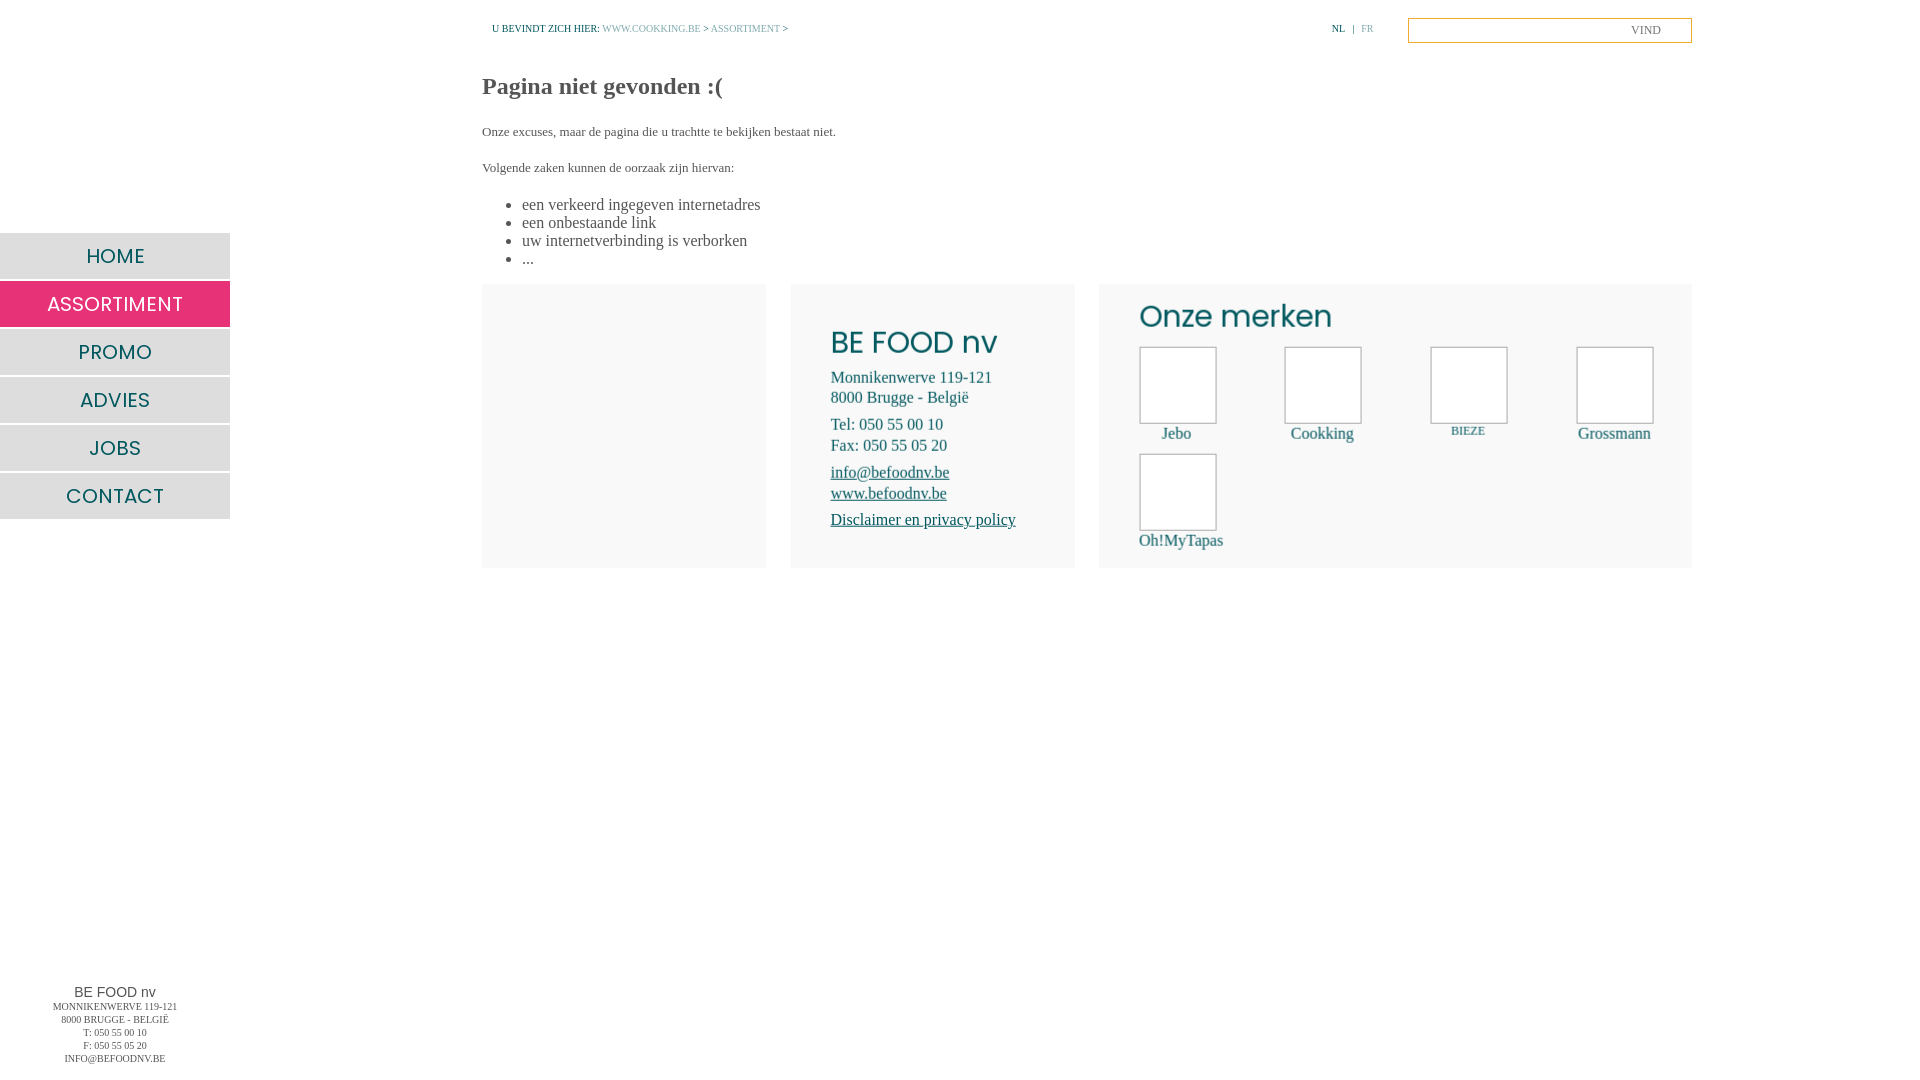  Describe the element at coordinates (114, 1057) in the screenshot. I see `'INFO@BEFOODNV.BE'` at that location.